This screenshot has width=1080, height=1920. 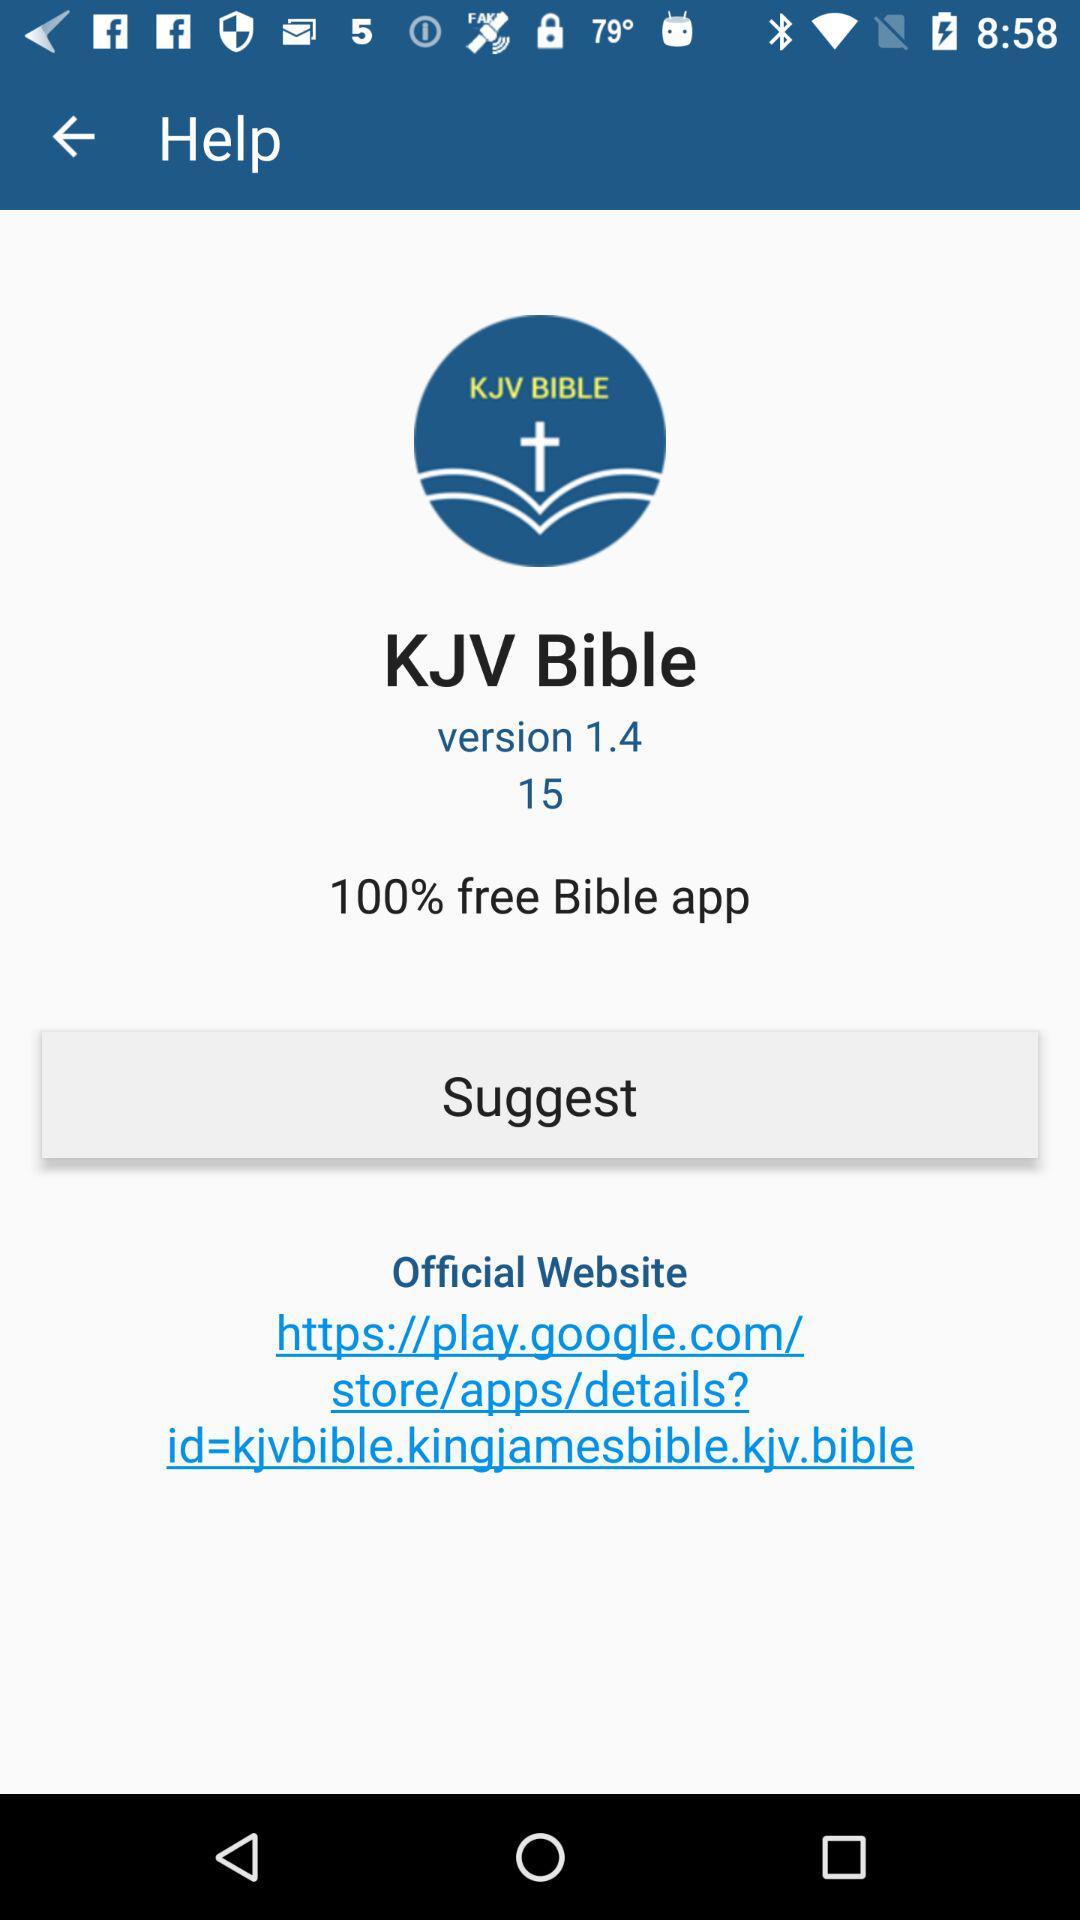 I want to click on 100 free bible item, so click(x=538, y=893).